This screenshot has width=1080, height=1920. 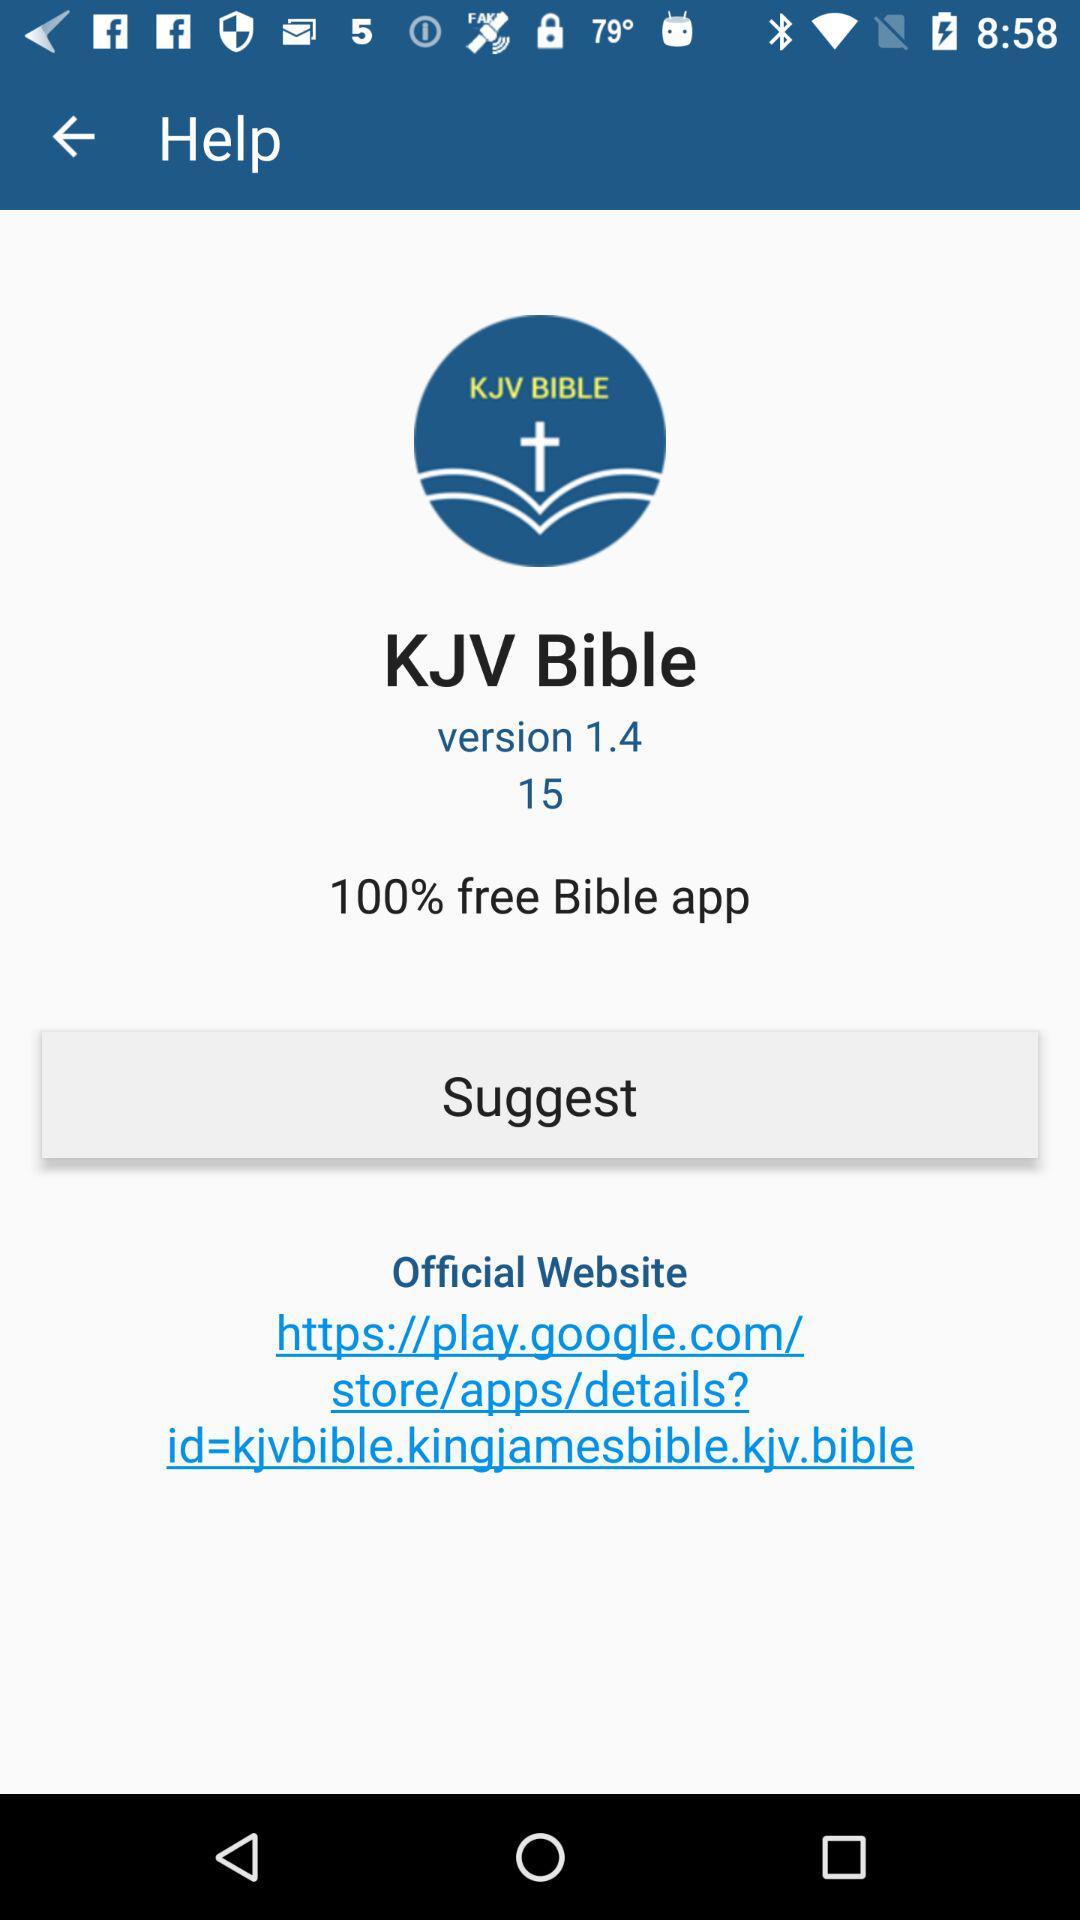 I want to click on 100 free bible item, so click(x=538, y=893).